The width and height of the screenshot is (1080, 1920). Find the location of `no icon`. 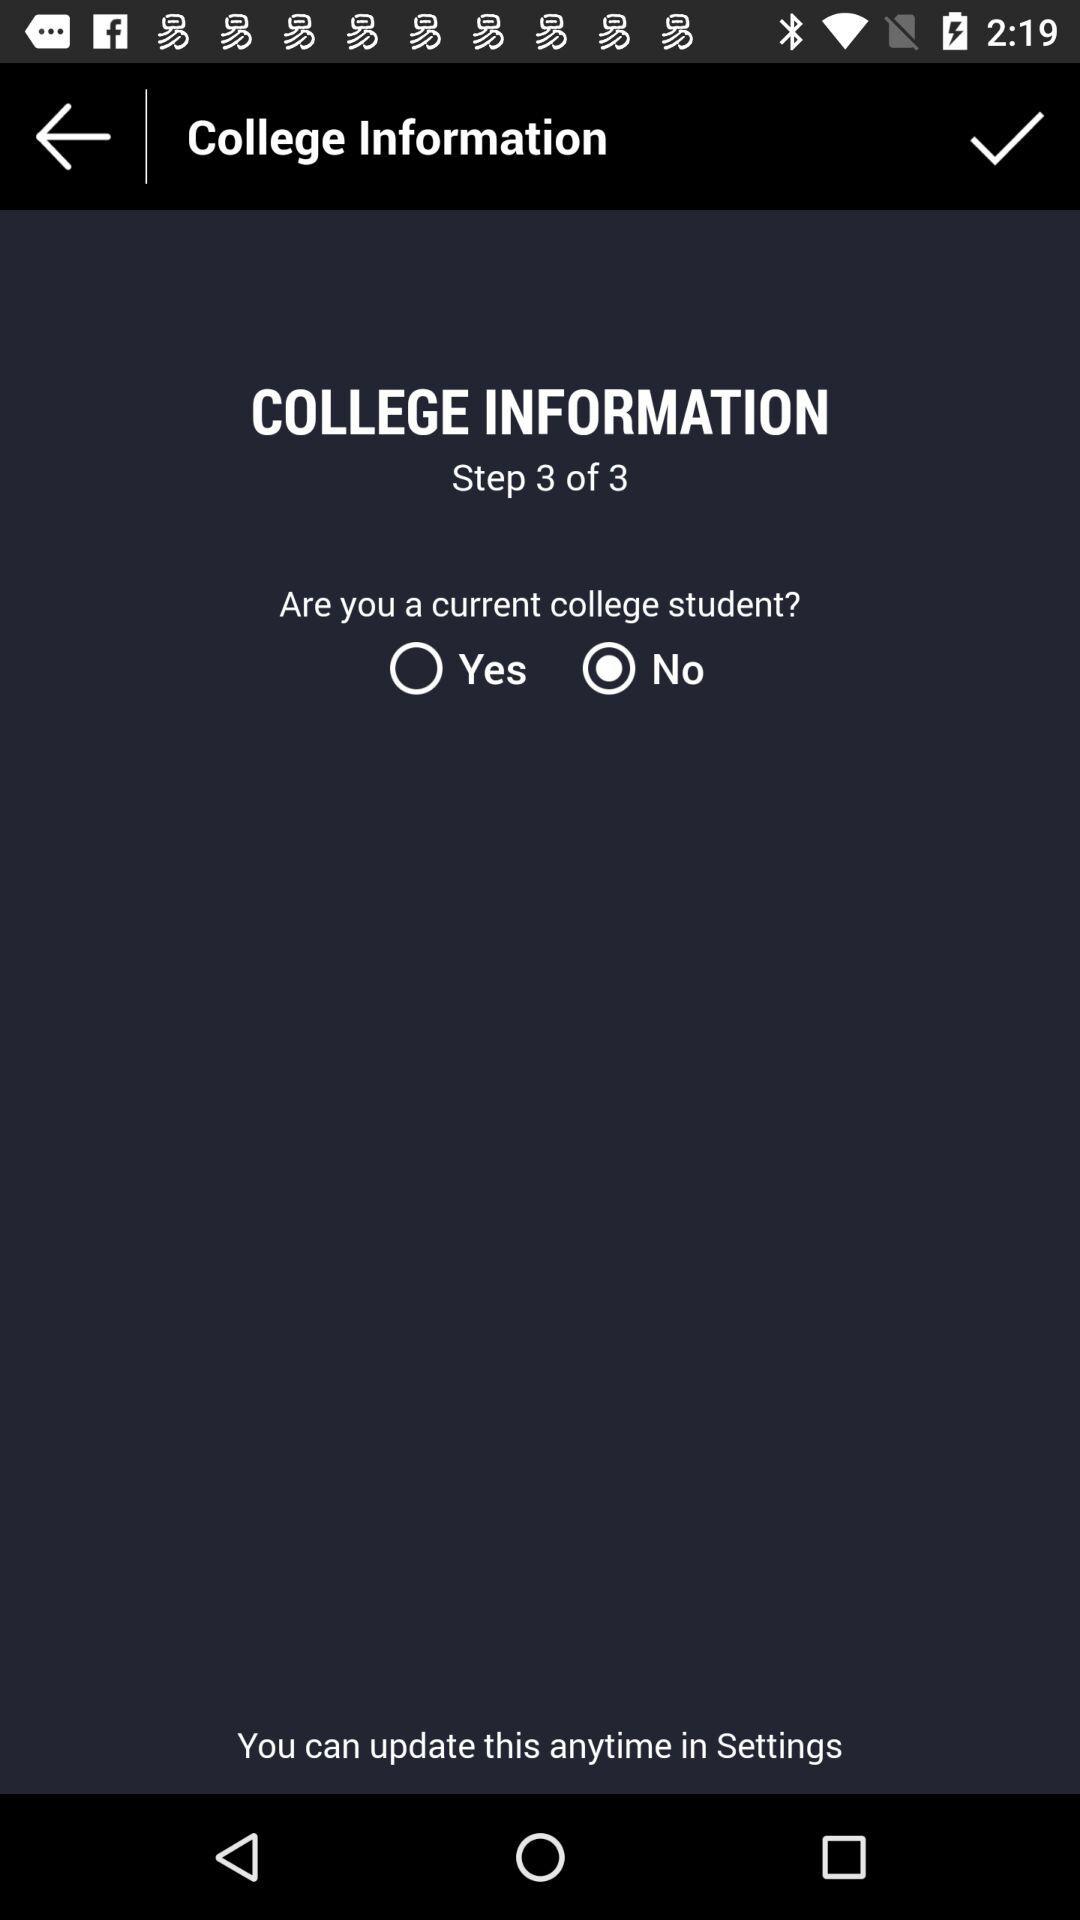

no icon is located at coordinates (636, 668).